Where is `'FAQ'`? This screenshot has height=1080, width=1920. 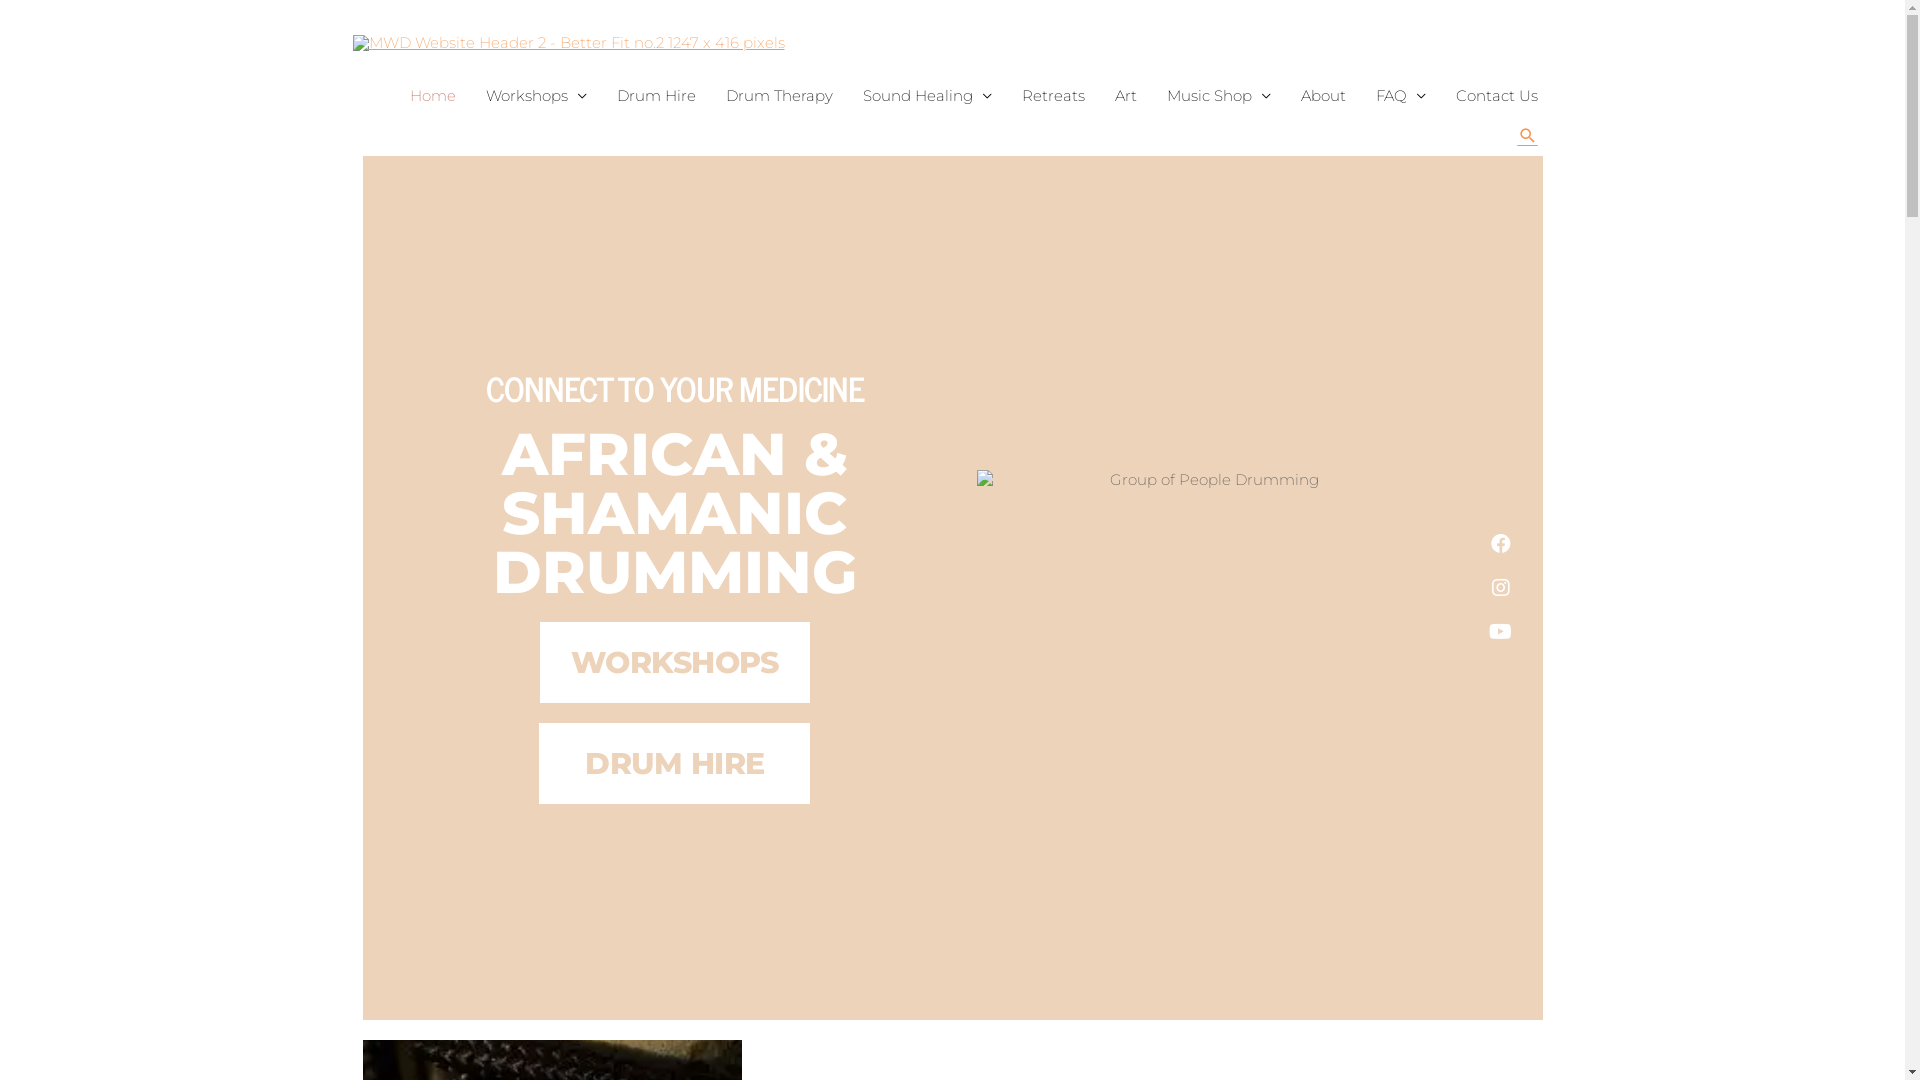 'FAQ' is located at coordinates (1399, 96).